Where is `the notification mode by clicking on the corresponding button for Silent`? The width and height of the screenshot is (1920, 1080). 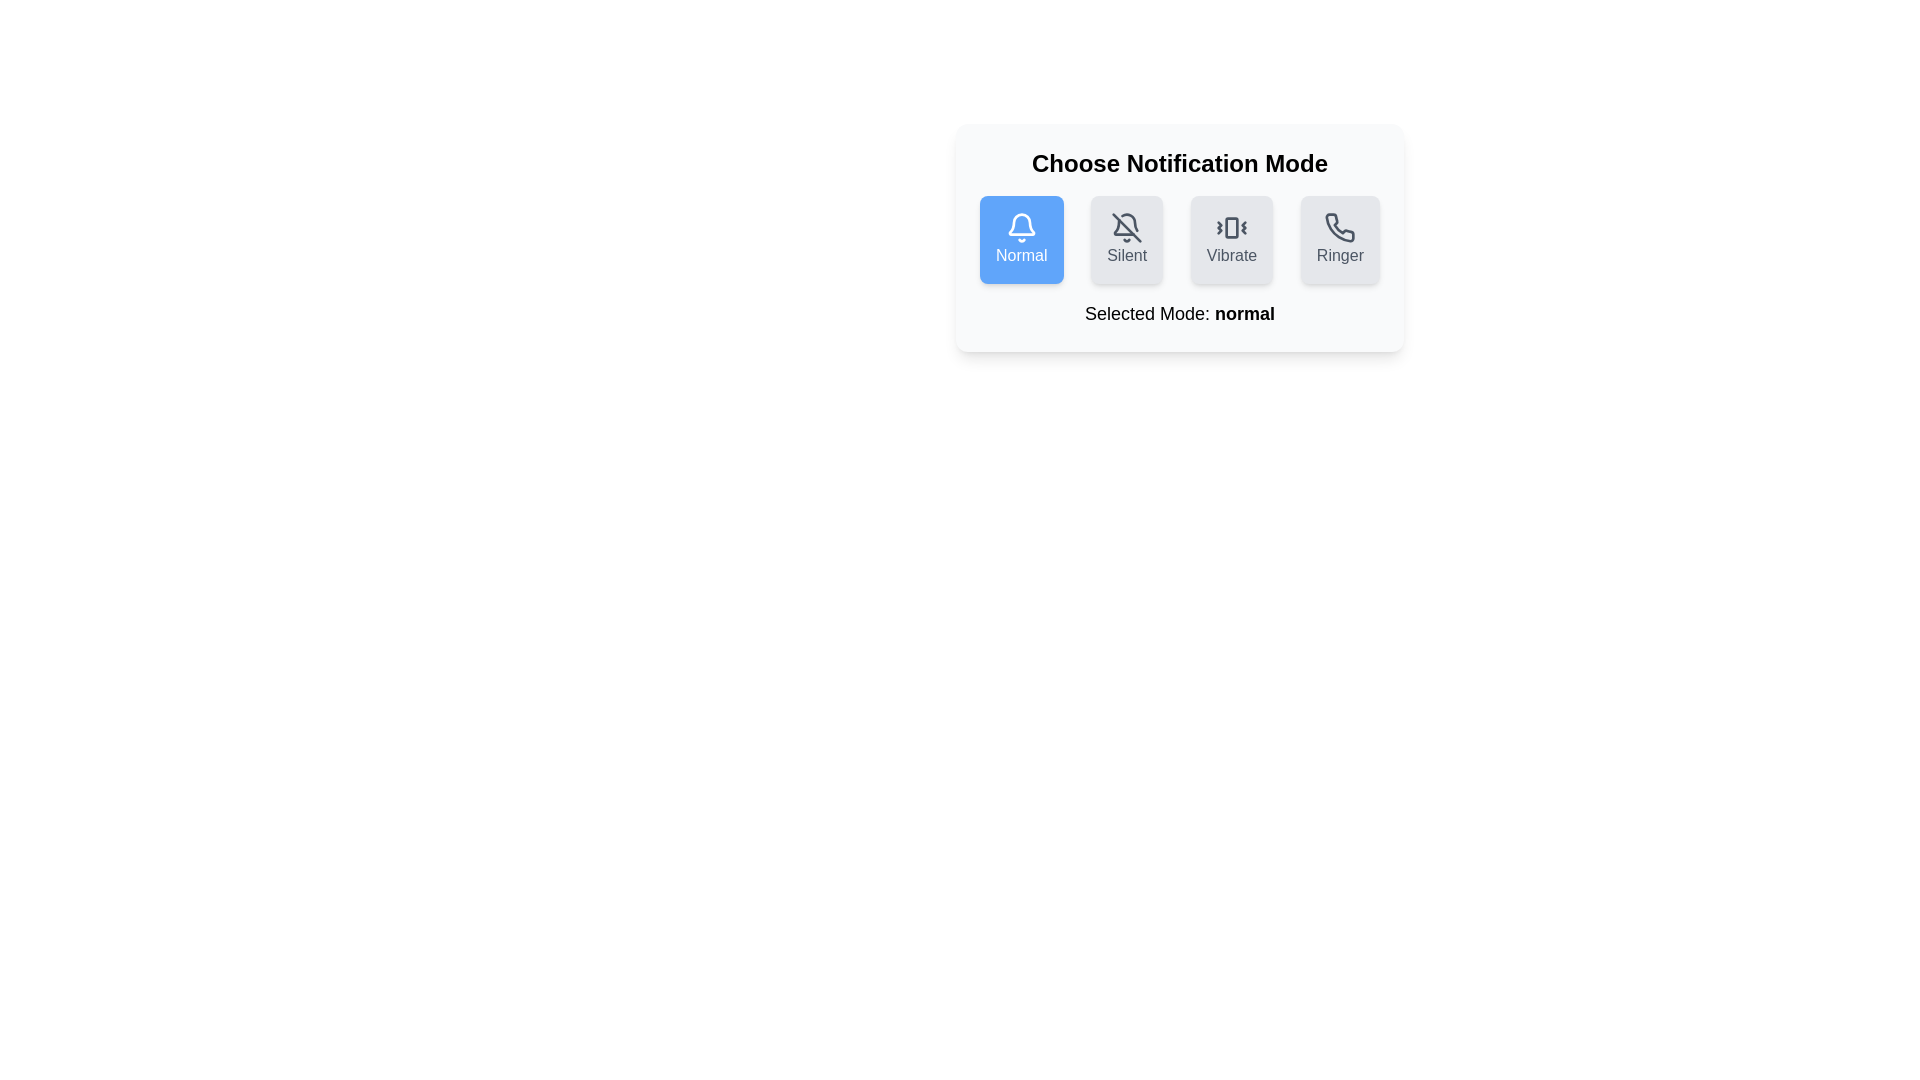
the notification mode by clicking on the corresponding button for Silent is located at coordinates (1127, 238).